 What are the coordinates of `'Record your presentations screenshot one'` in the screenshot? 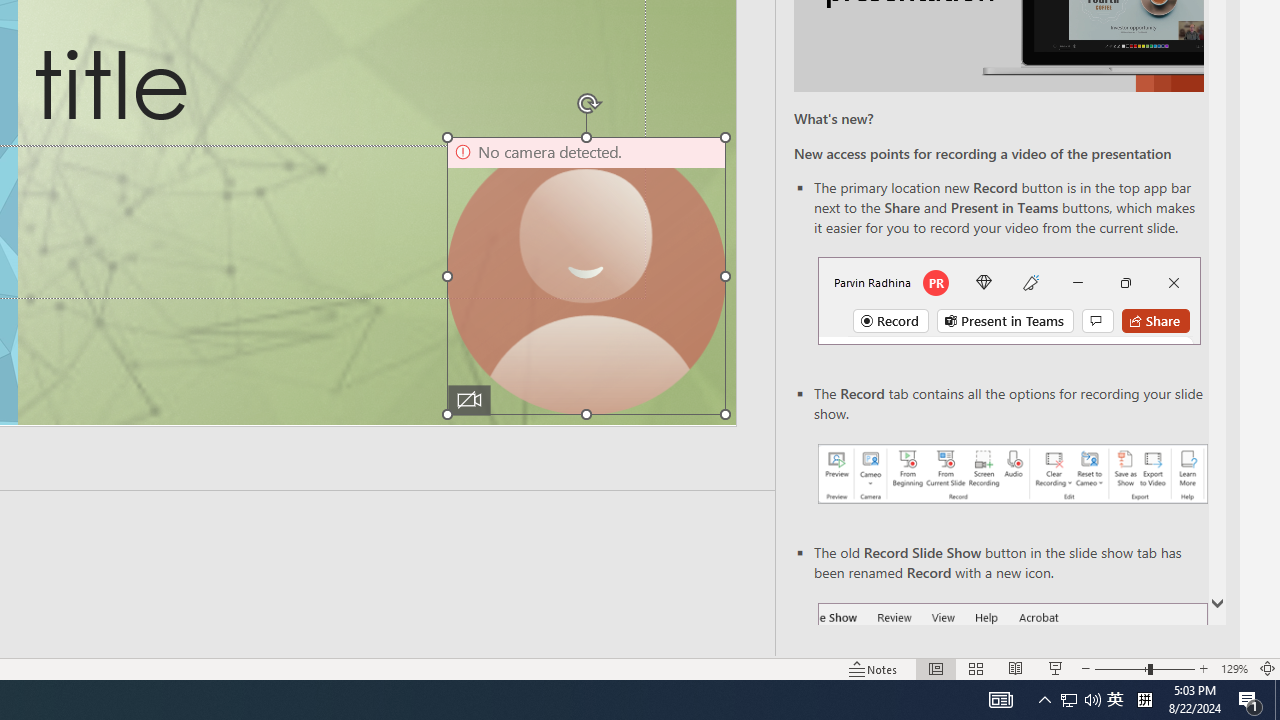 It's located at (1013, 474).